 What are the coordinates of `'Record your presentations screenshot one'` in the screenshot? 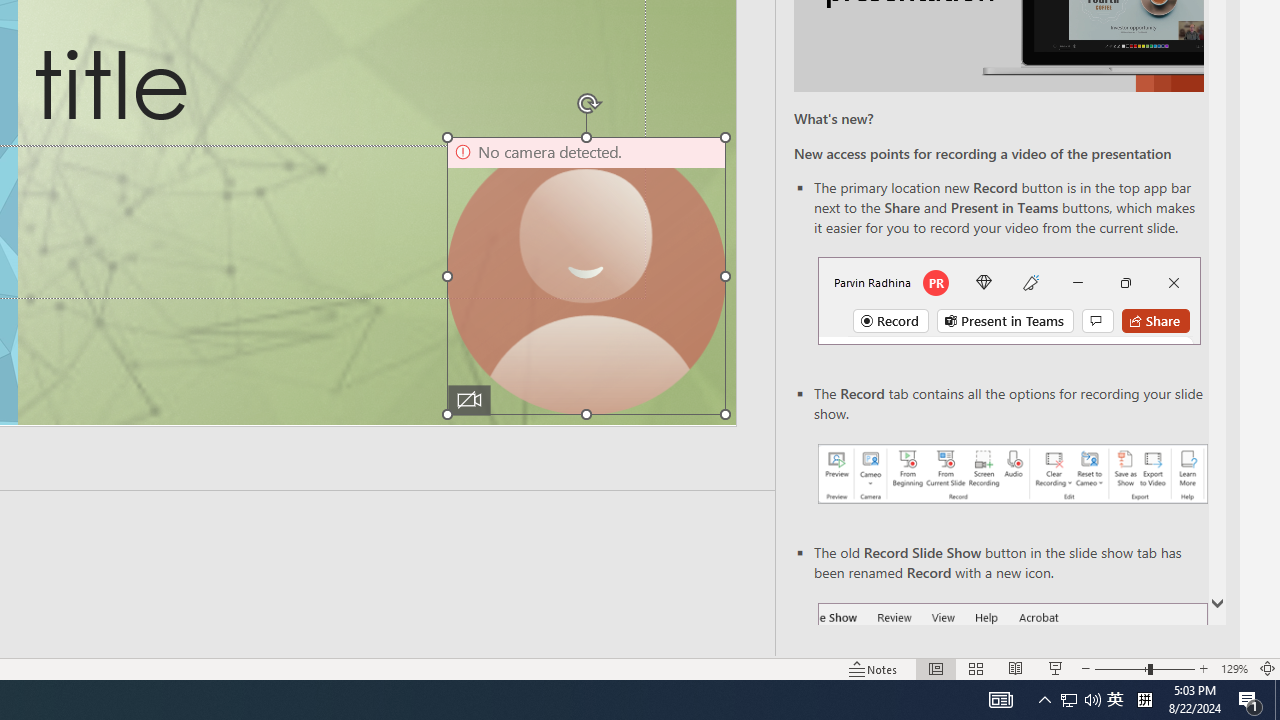 It's located at (1013, 474).